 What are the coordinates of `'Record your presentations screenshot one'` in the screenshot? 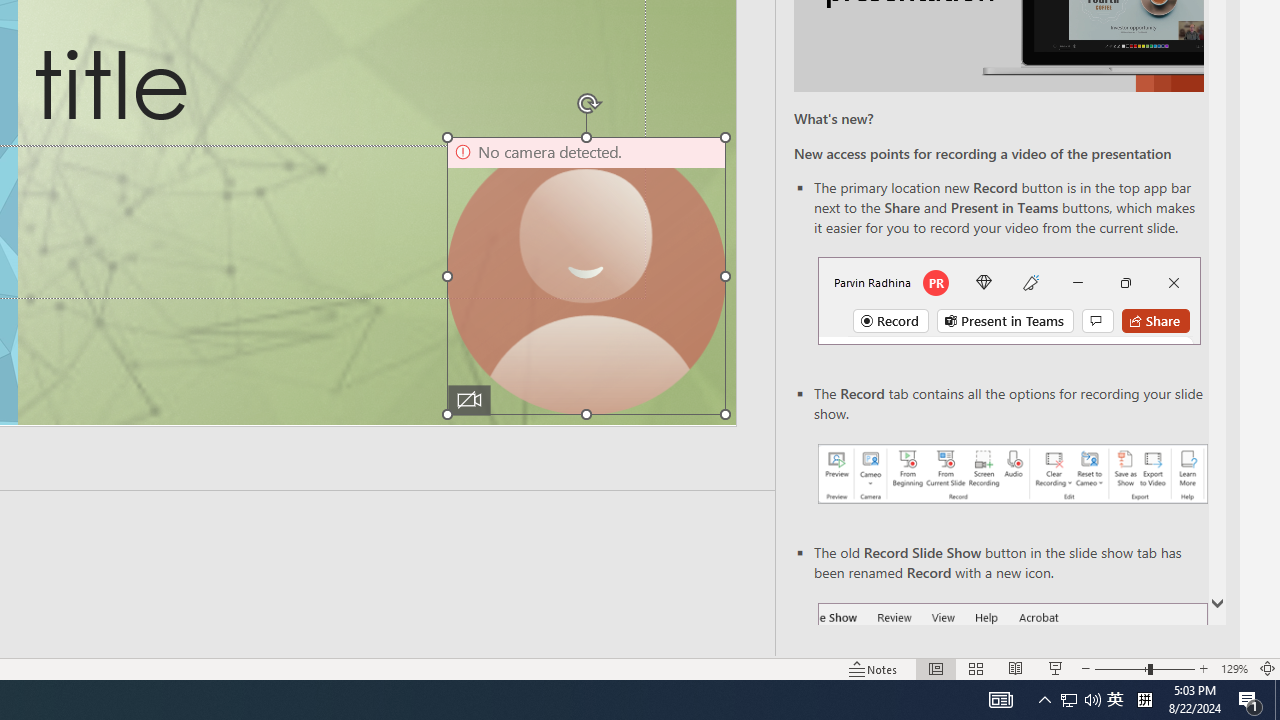 It's located at (1013, 474).